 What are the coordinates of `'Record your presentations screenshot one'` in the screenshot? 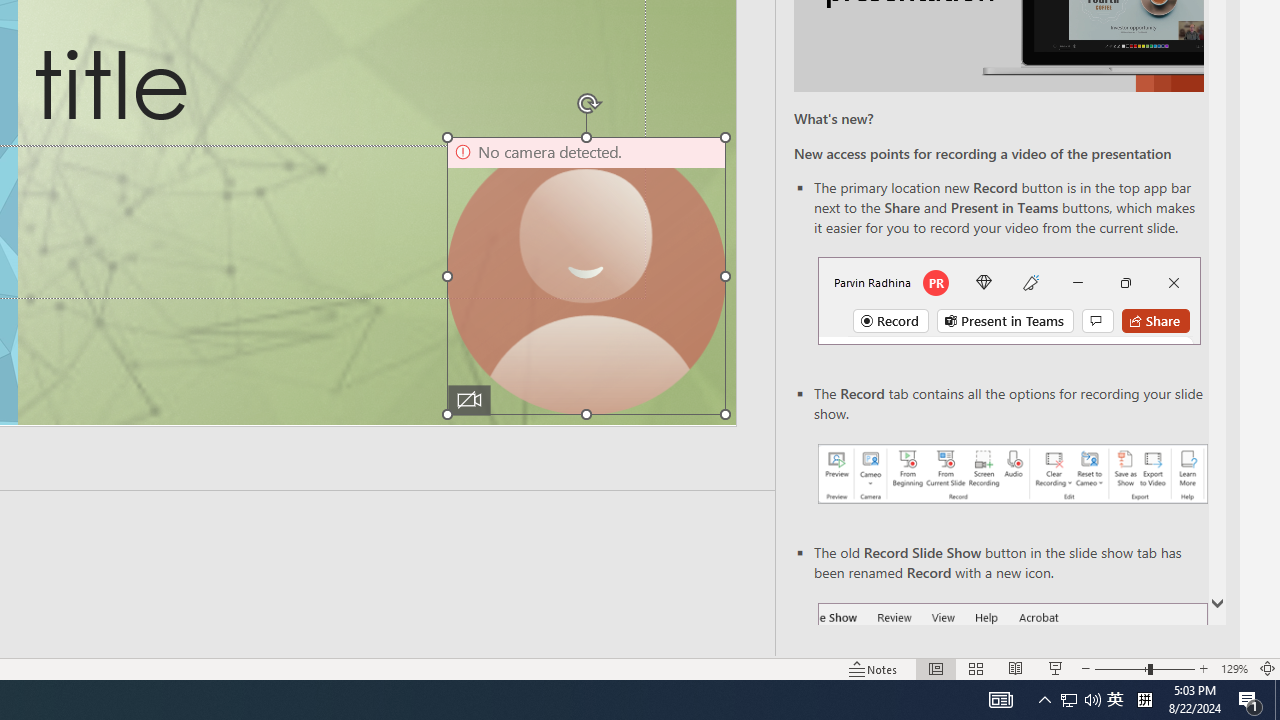 It's located at (1013, 474).